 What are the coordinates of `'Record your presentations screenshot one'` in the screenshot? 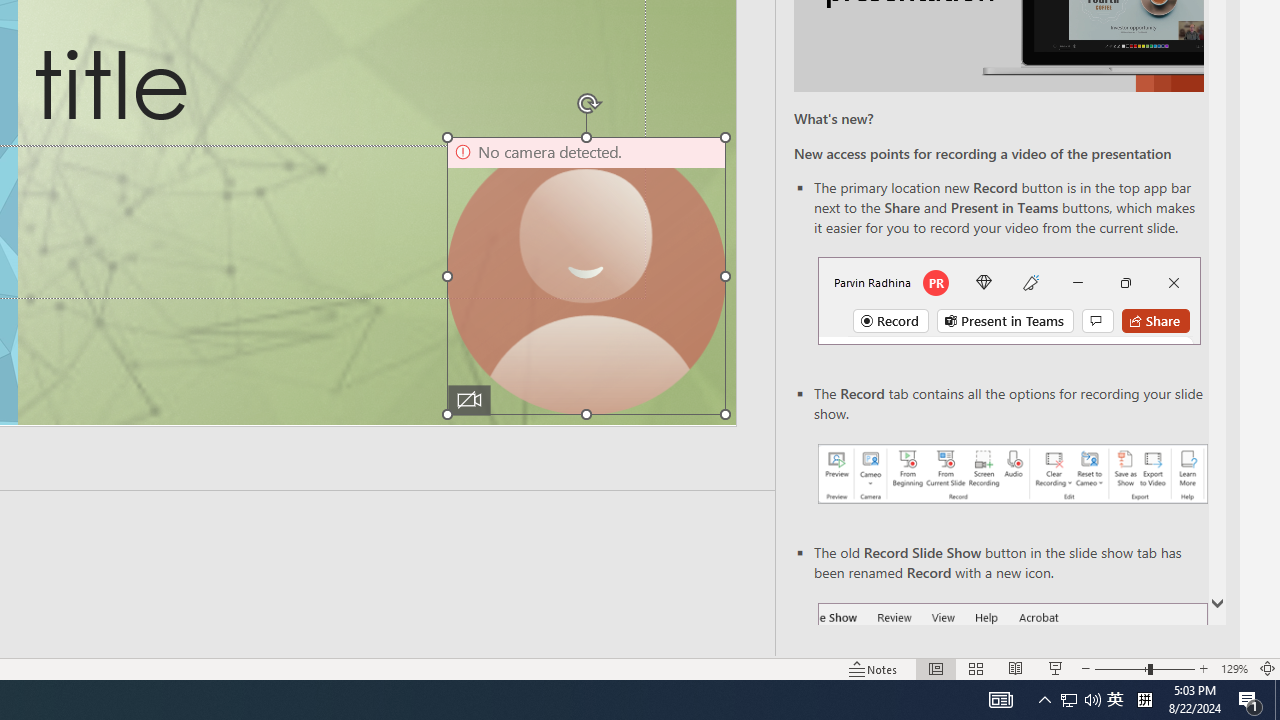 It's located at (1013, 474).